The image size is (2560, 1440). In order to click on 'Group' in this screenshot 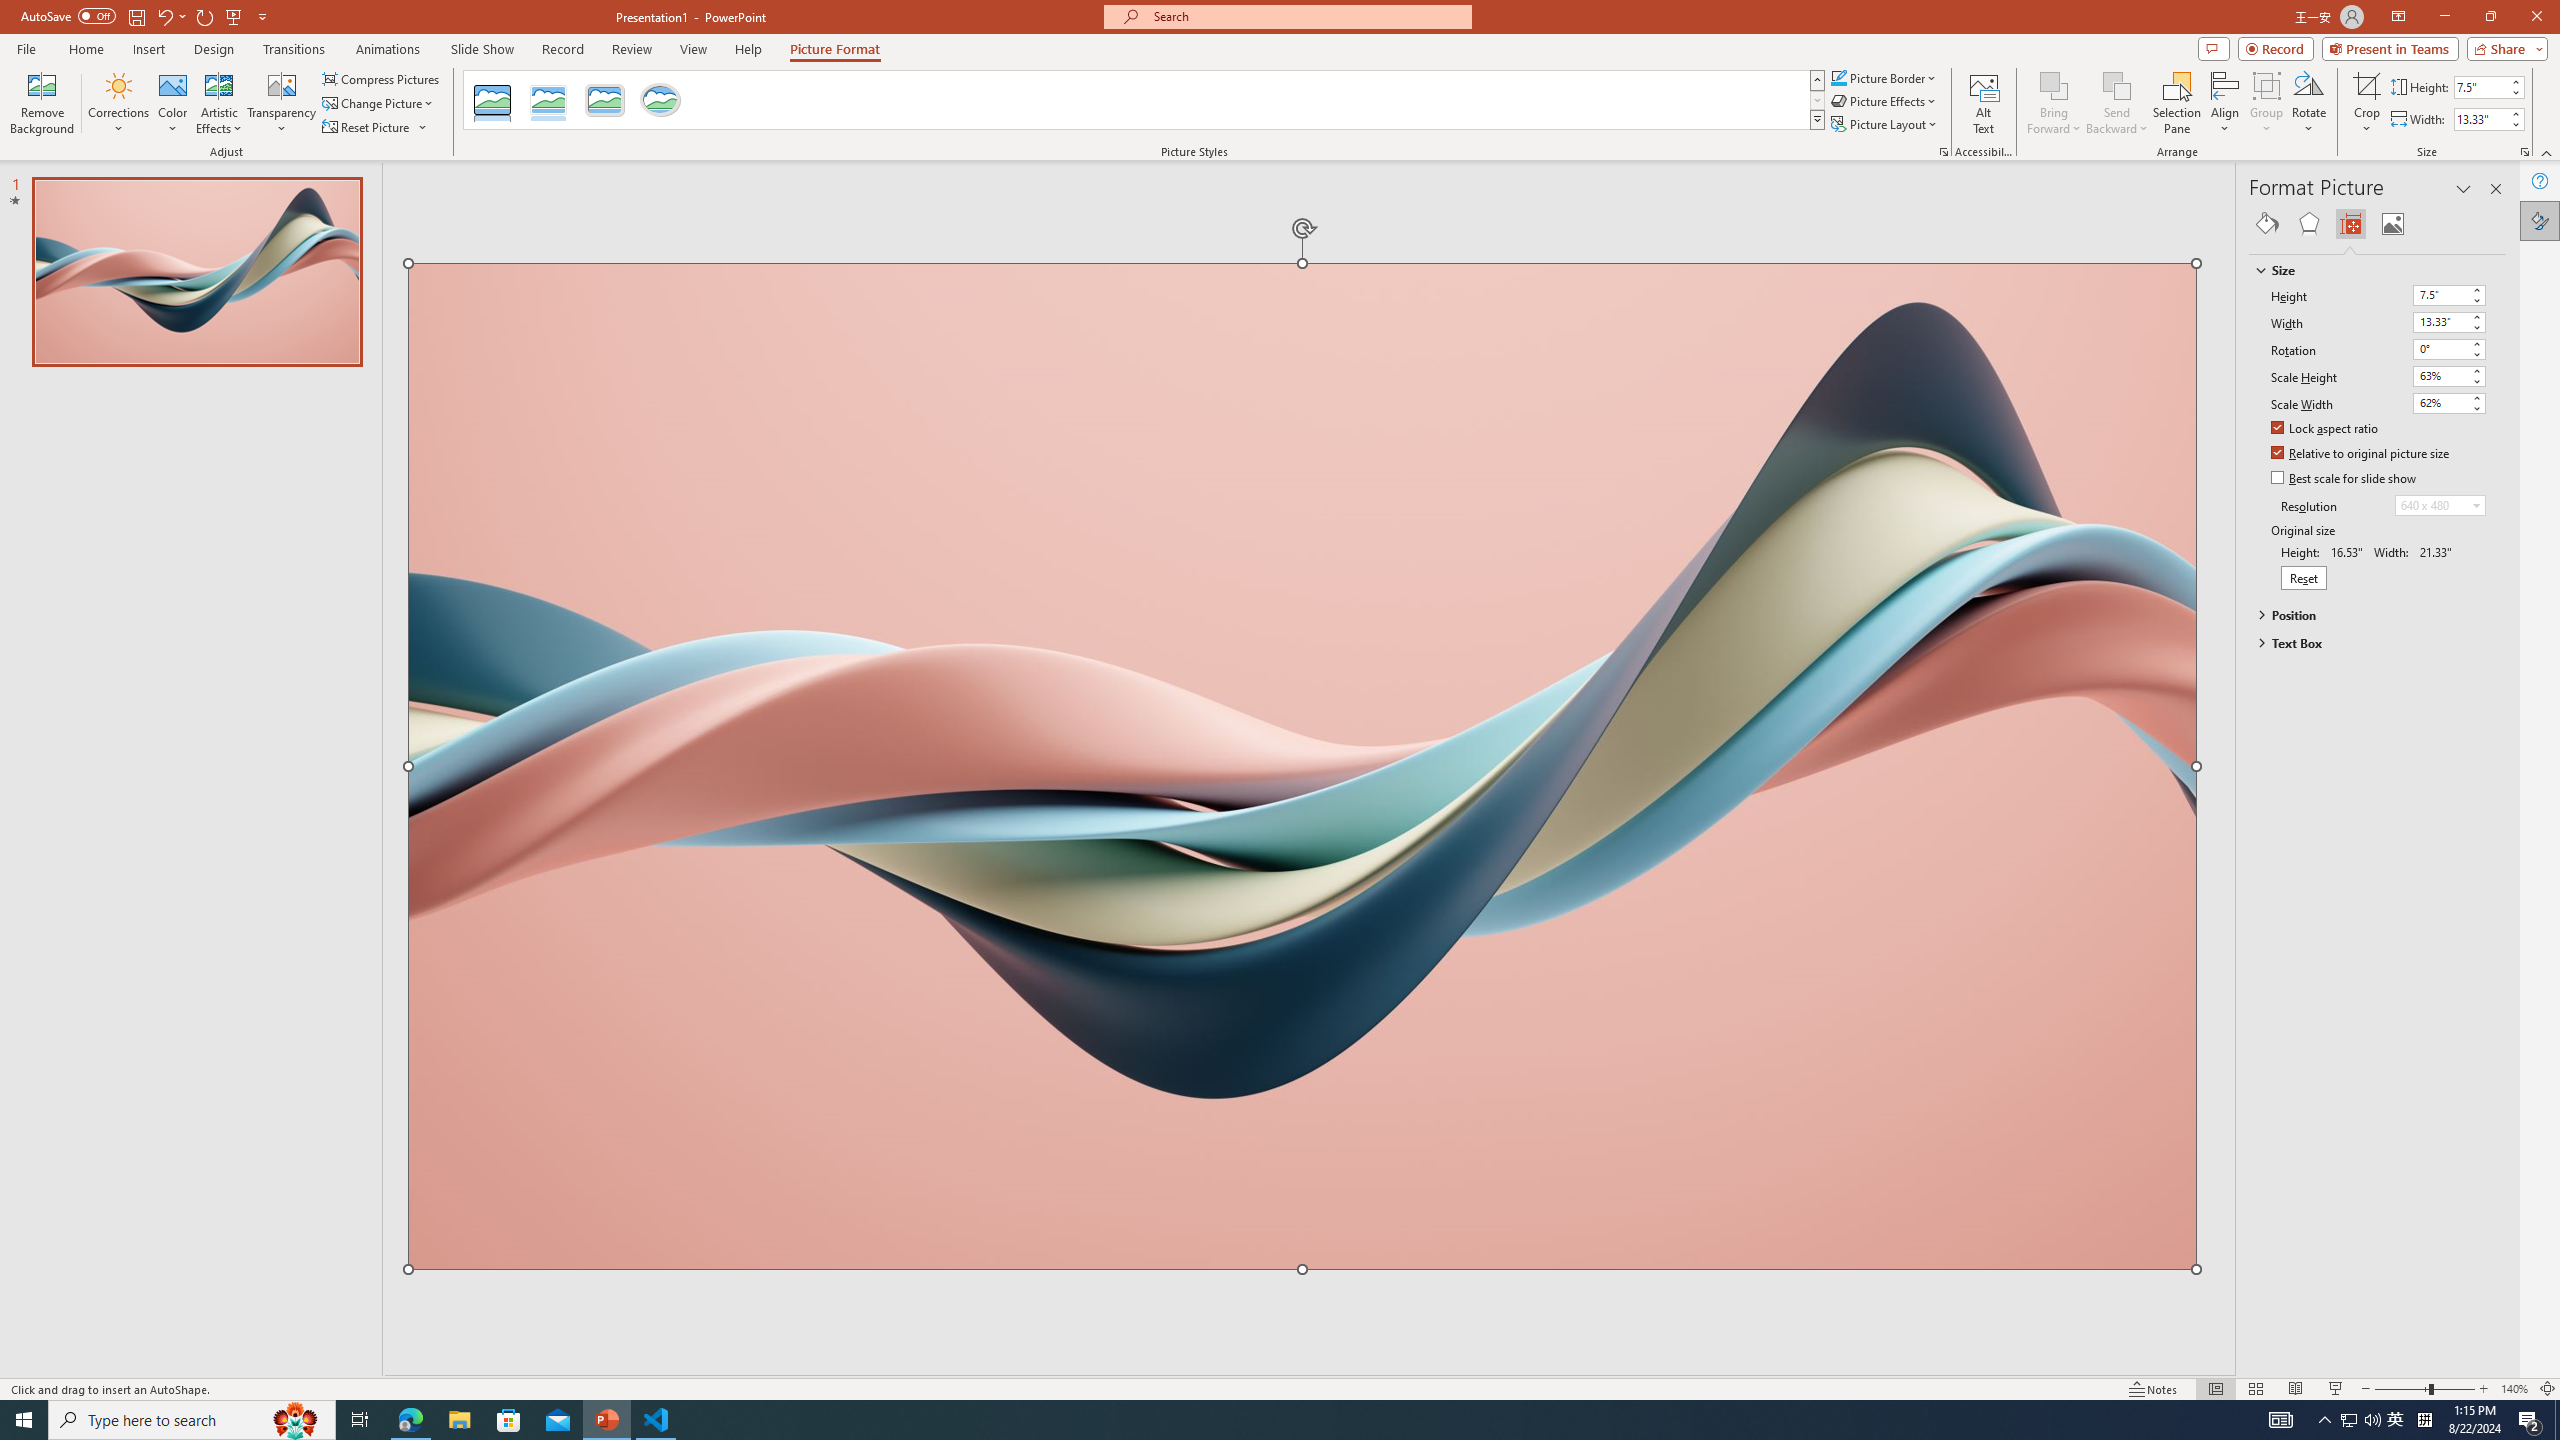, I will do `click(2266, 103)`.